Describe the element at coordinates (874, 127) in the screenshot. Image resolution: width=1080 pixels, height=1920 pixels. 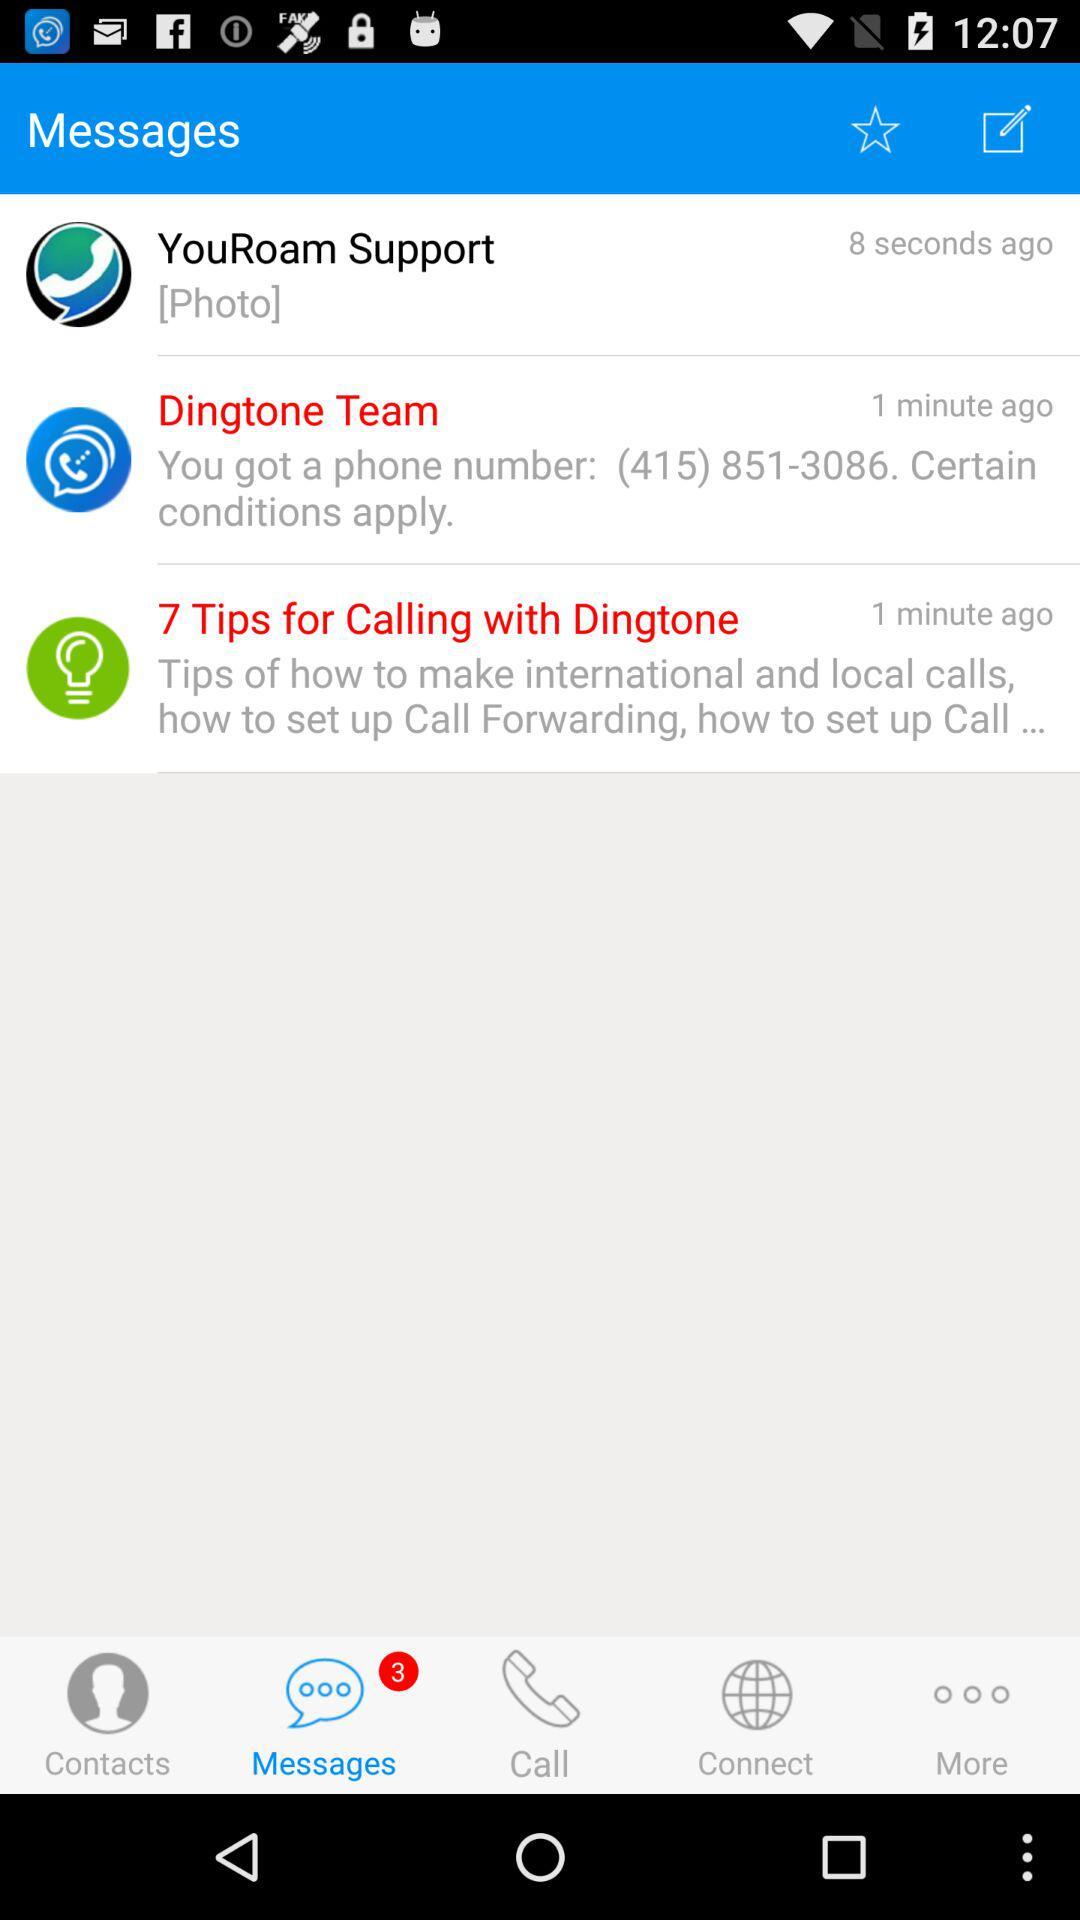
I see `click favorite` at that location.